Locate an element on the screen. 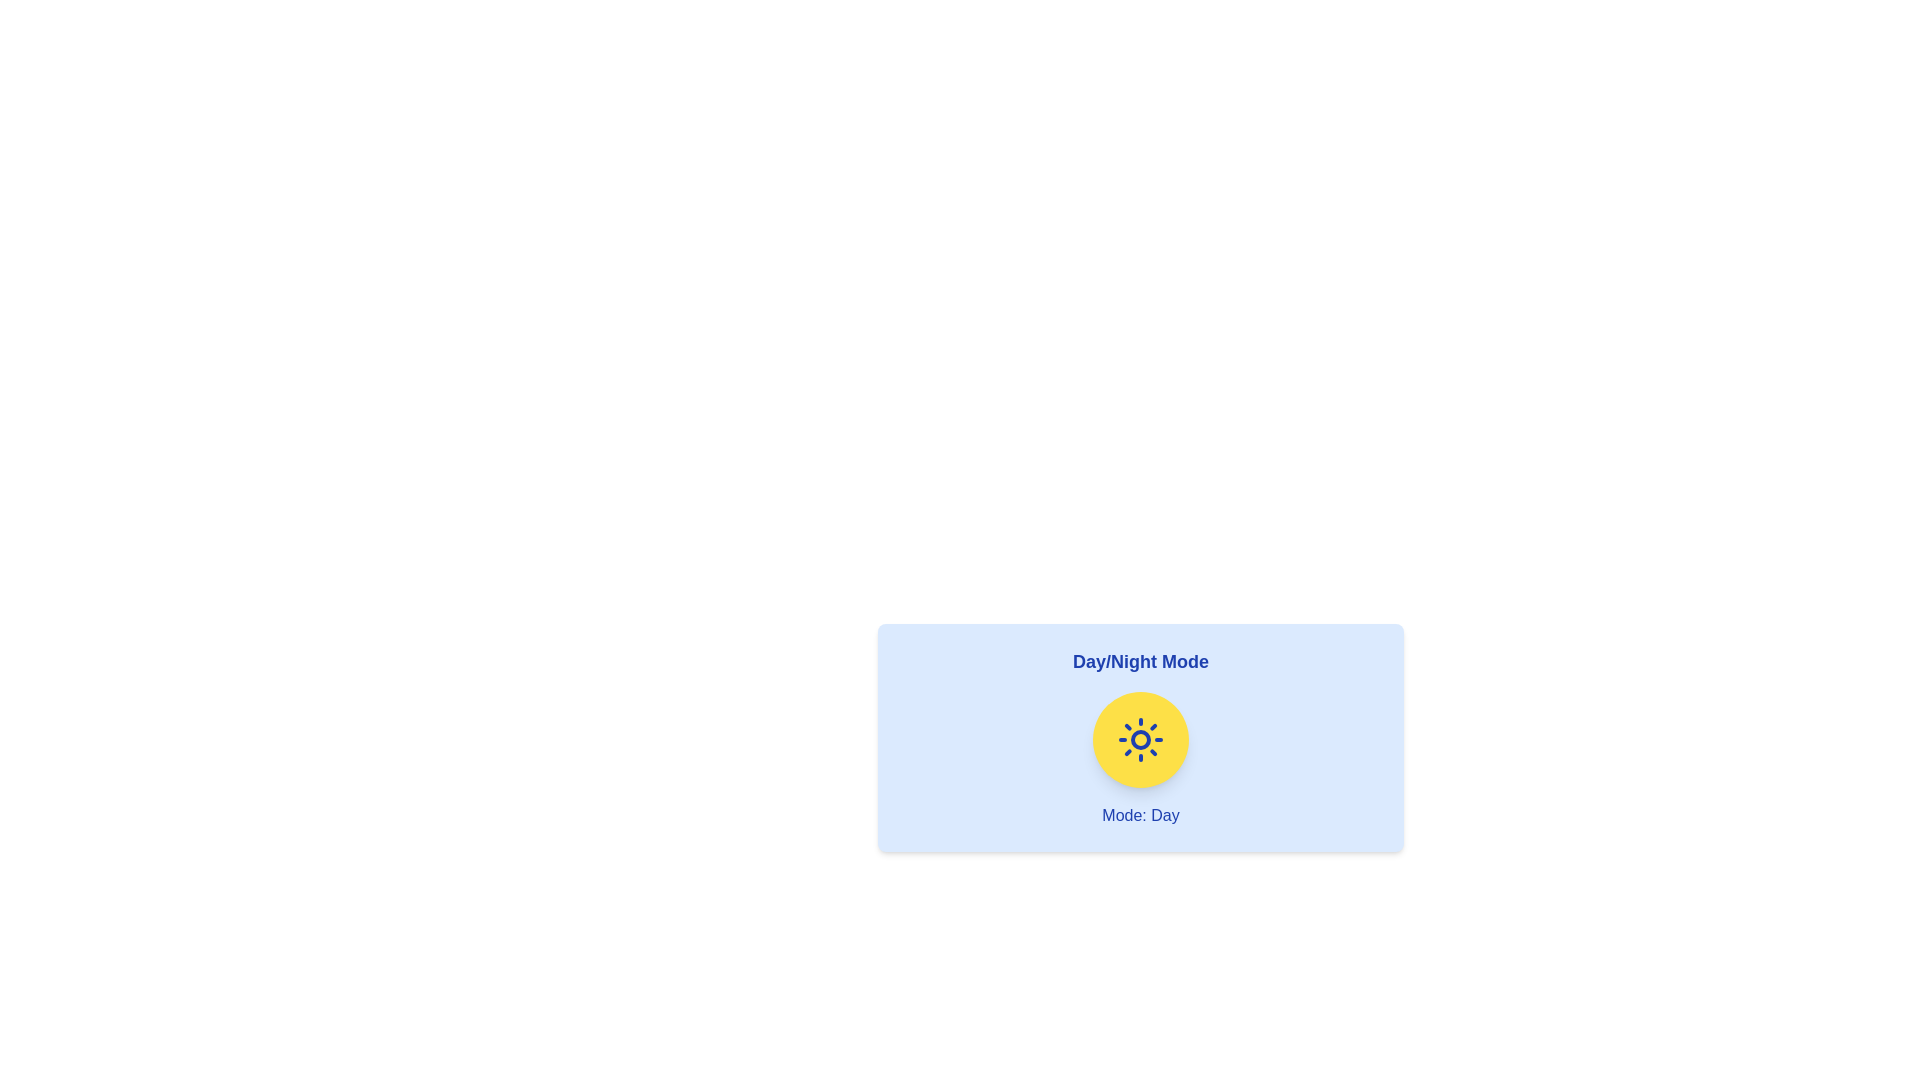 The image size is (1920, 1080). toggle button to switch between Day and Night modes is located at coordinates (1141, 740).